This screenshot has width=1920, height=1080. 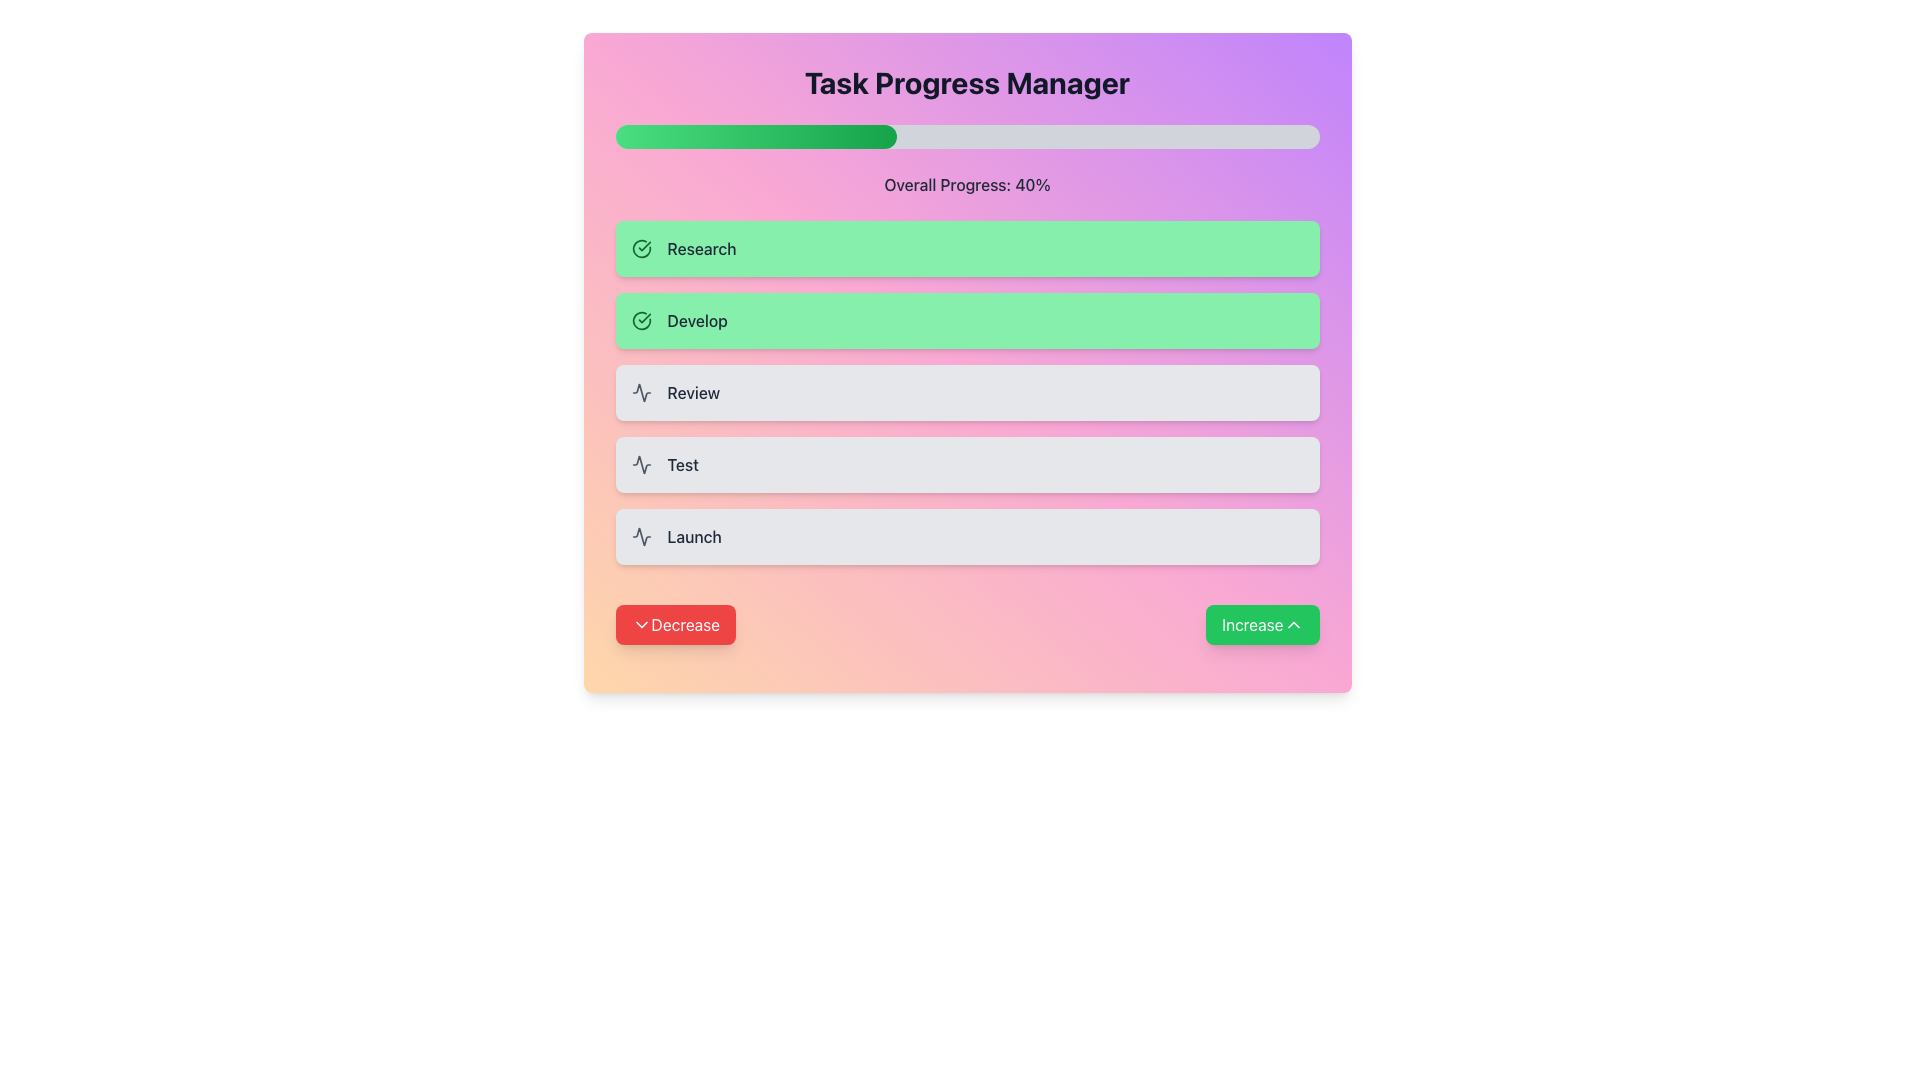 What do you see at coordinates (641, 393) in the screenshot?
I see `the waveform-like icon located within the 'Review' card, positioned to the far left and adjacent to the card's edge` at bounding box center [641, 393].